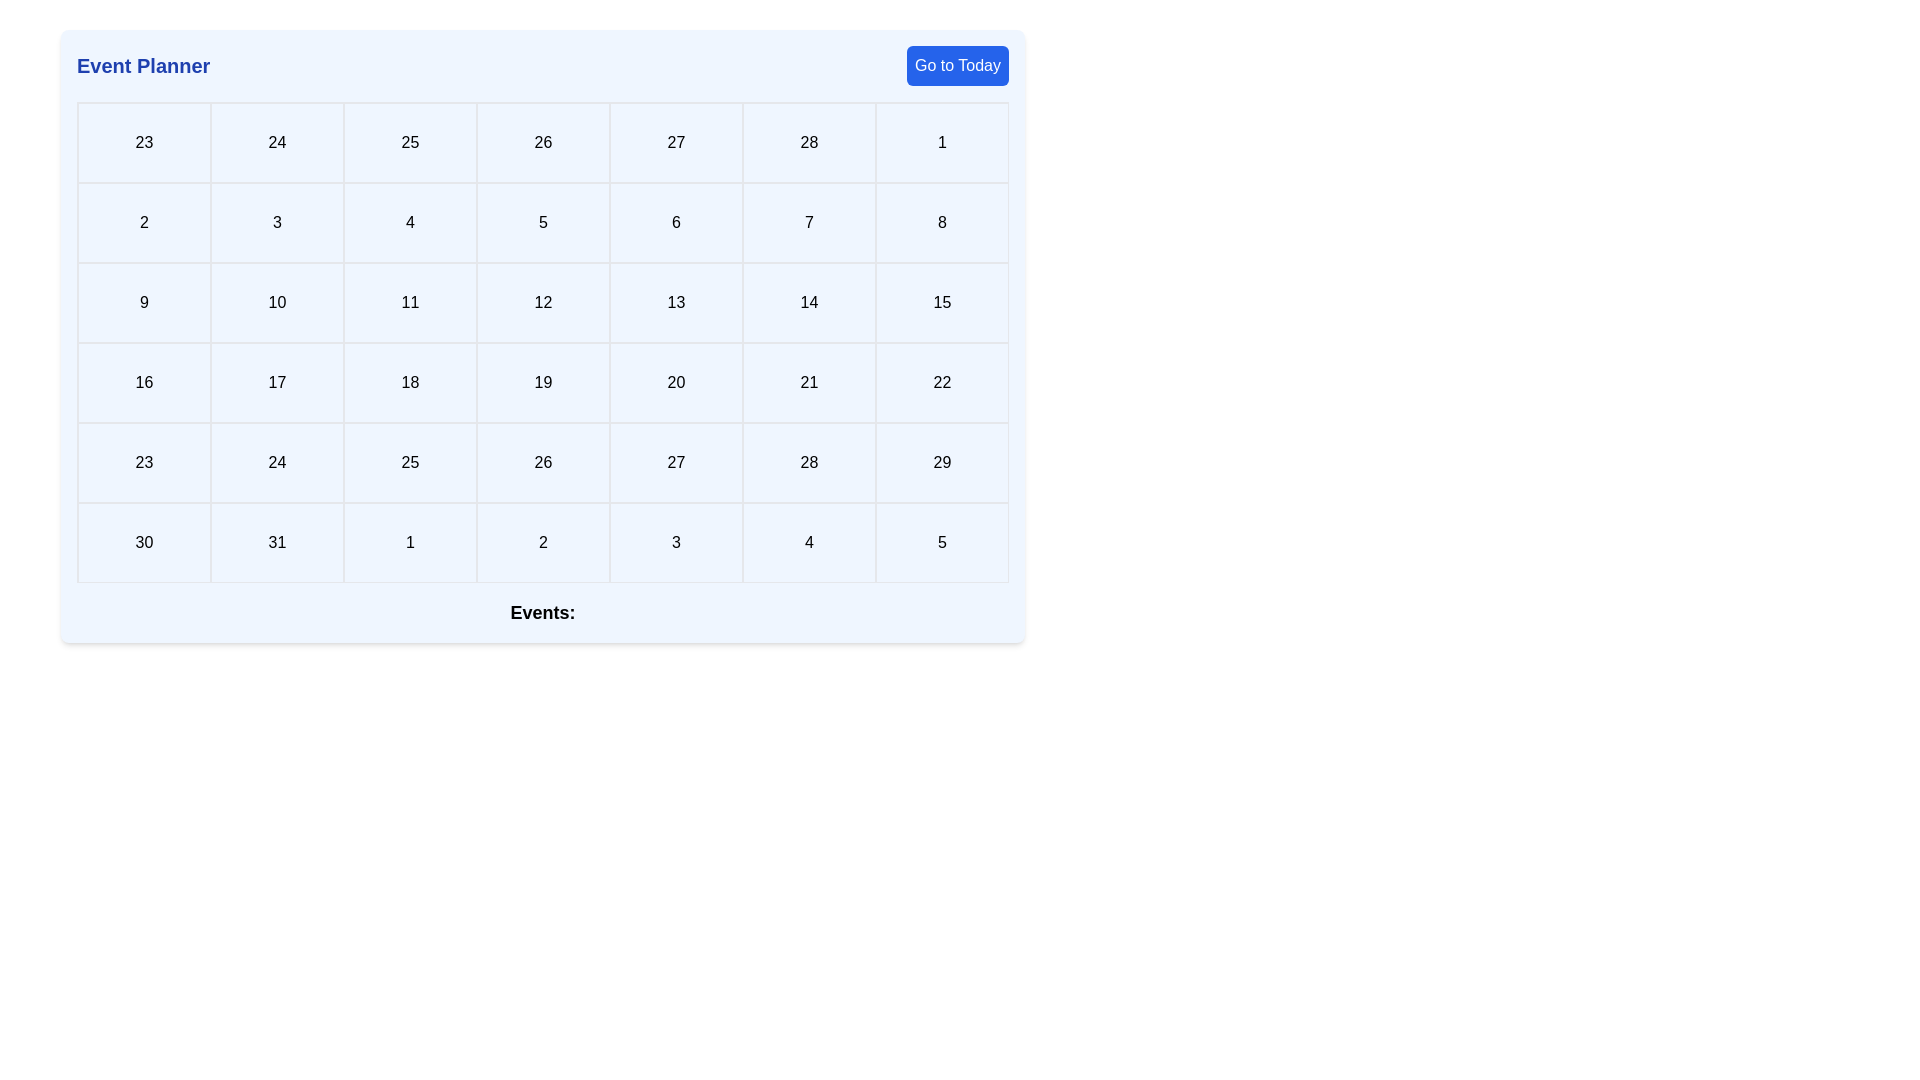 The width and height of the screenshot is (1920, 1080). I want to click on the Calendar date cell in the fourth row and second column, so click(276, 382).